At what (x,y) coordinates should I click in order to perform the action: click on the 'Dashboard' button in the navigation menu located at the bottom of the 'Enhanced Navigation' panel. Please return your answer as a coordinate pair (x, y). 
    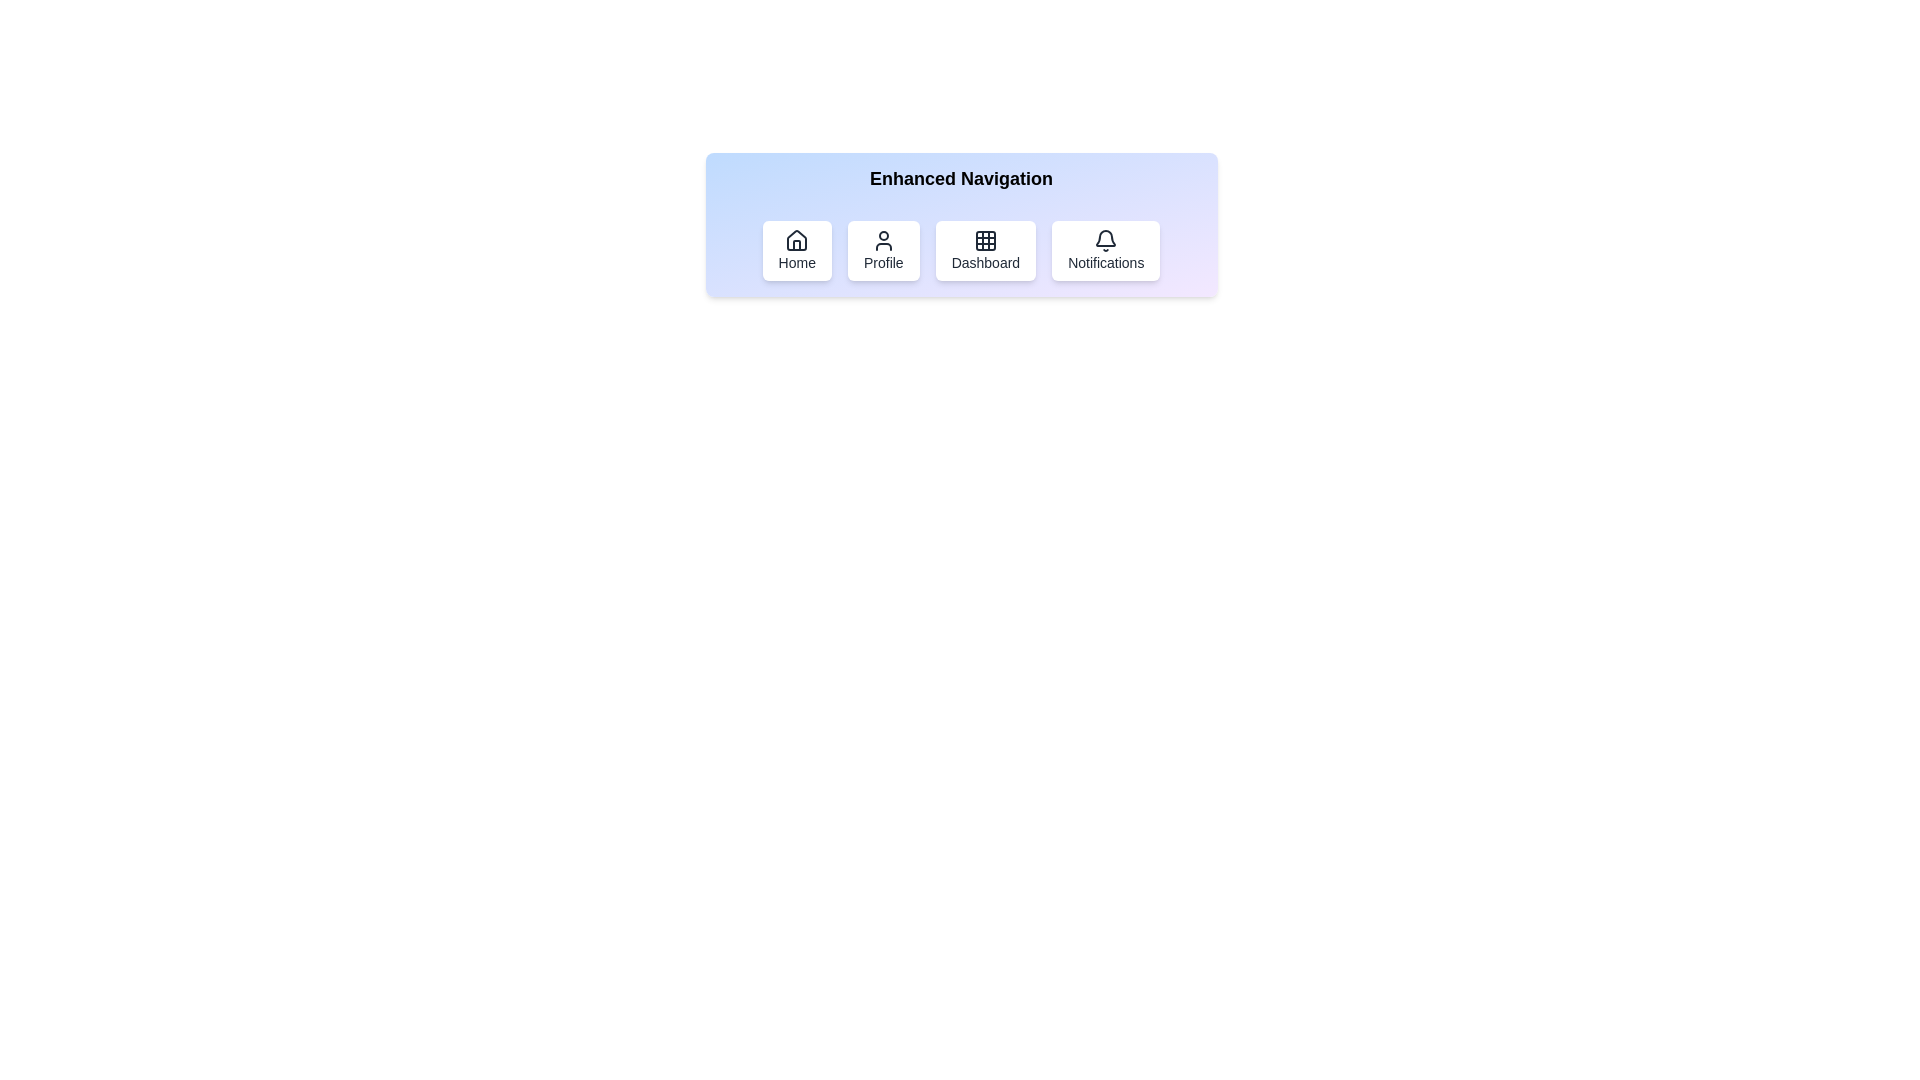
    Looking at the image, I should click on (961, 249).